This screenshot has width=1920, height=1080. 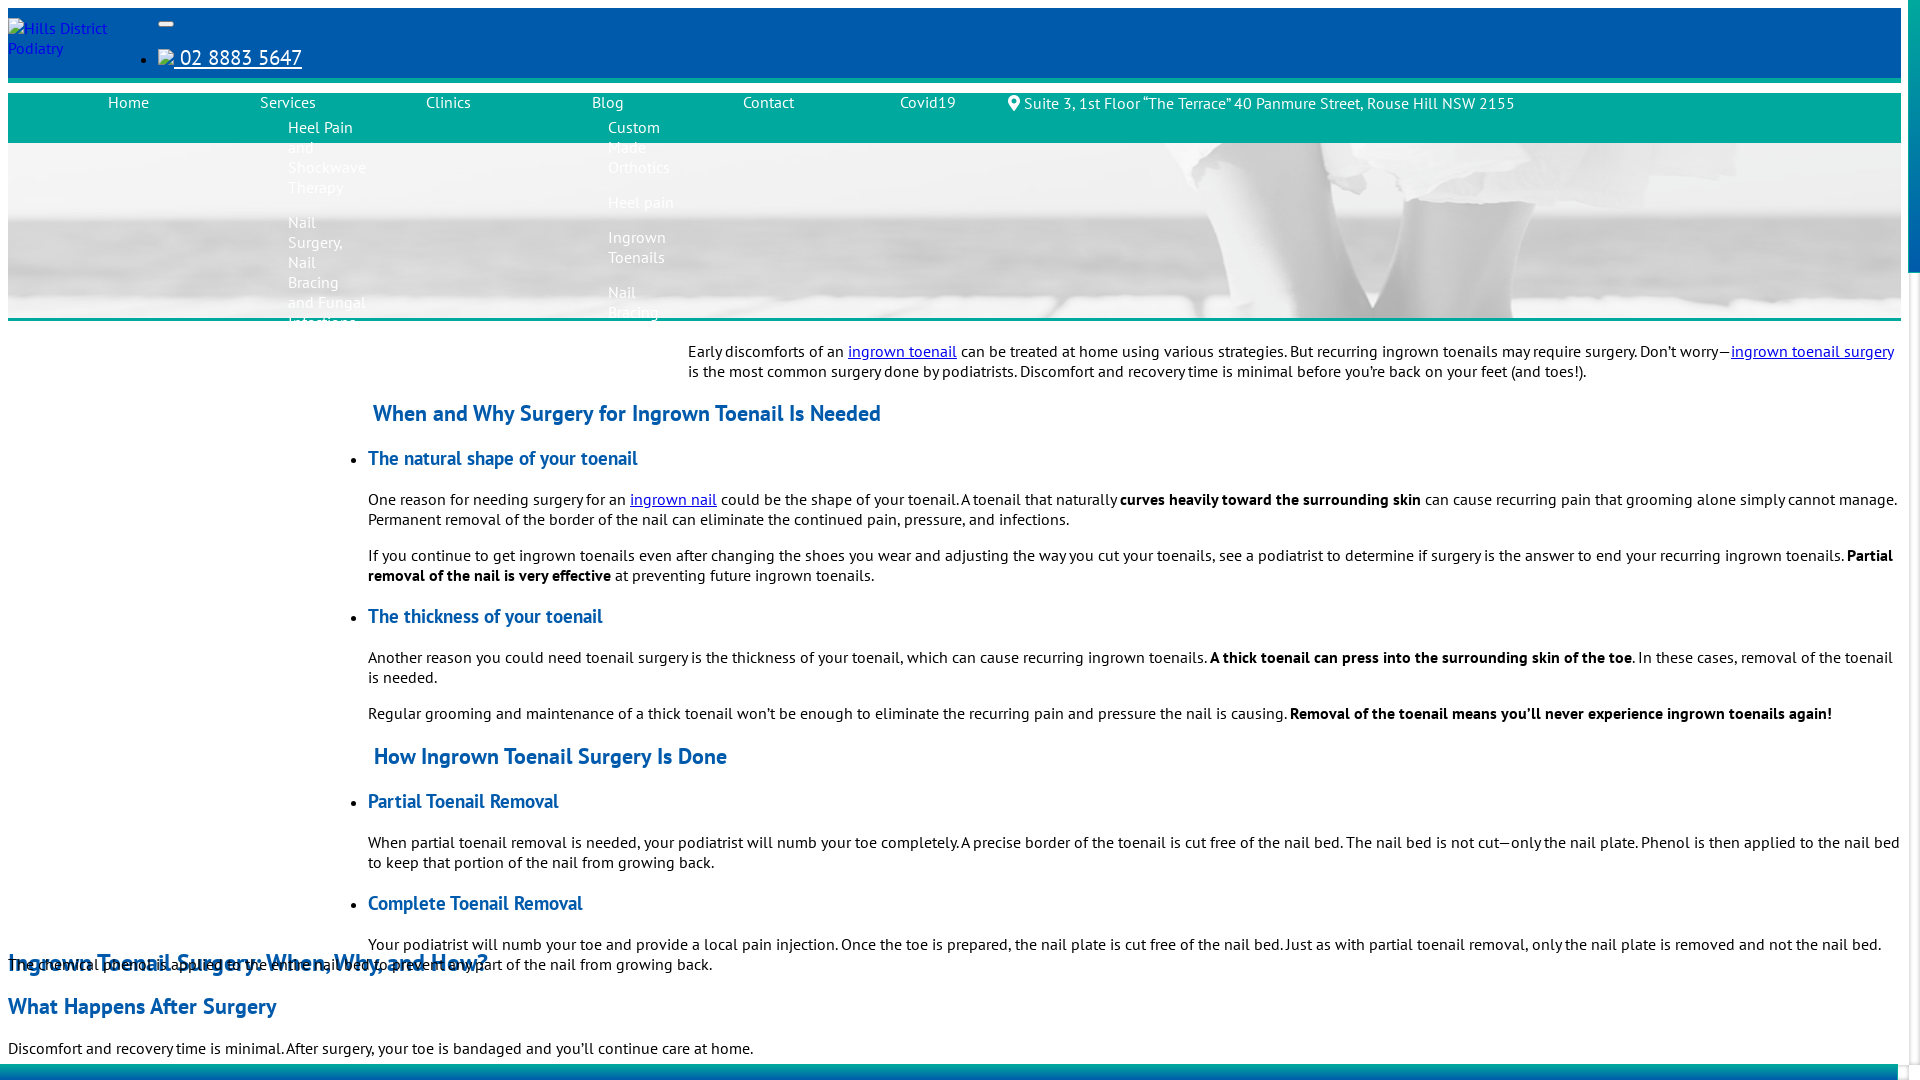 I want to click on 'Diabetes and General Footcare', so click(x=316, y=386).